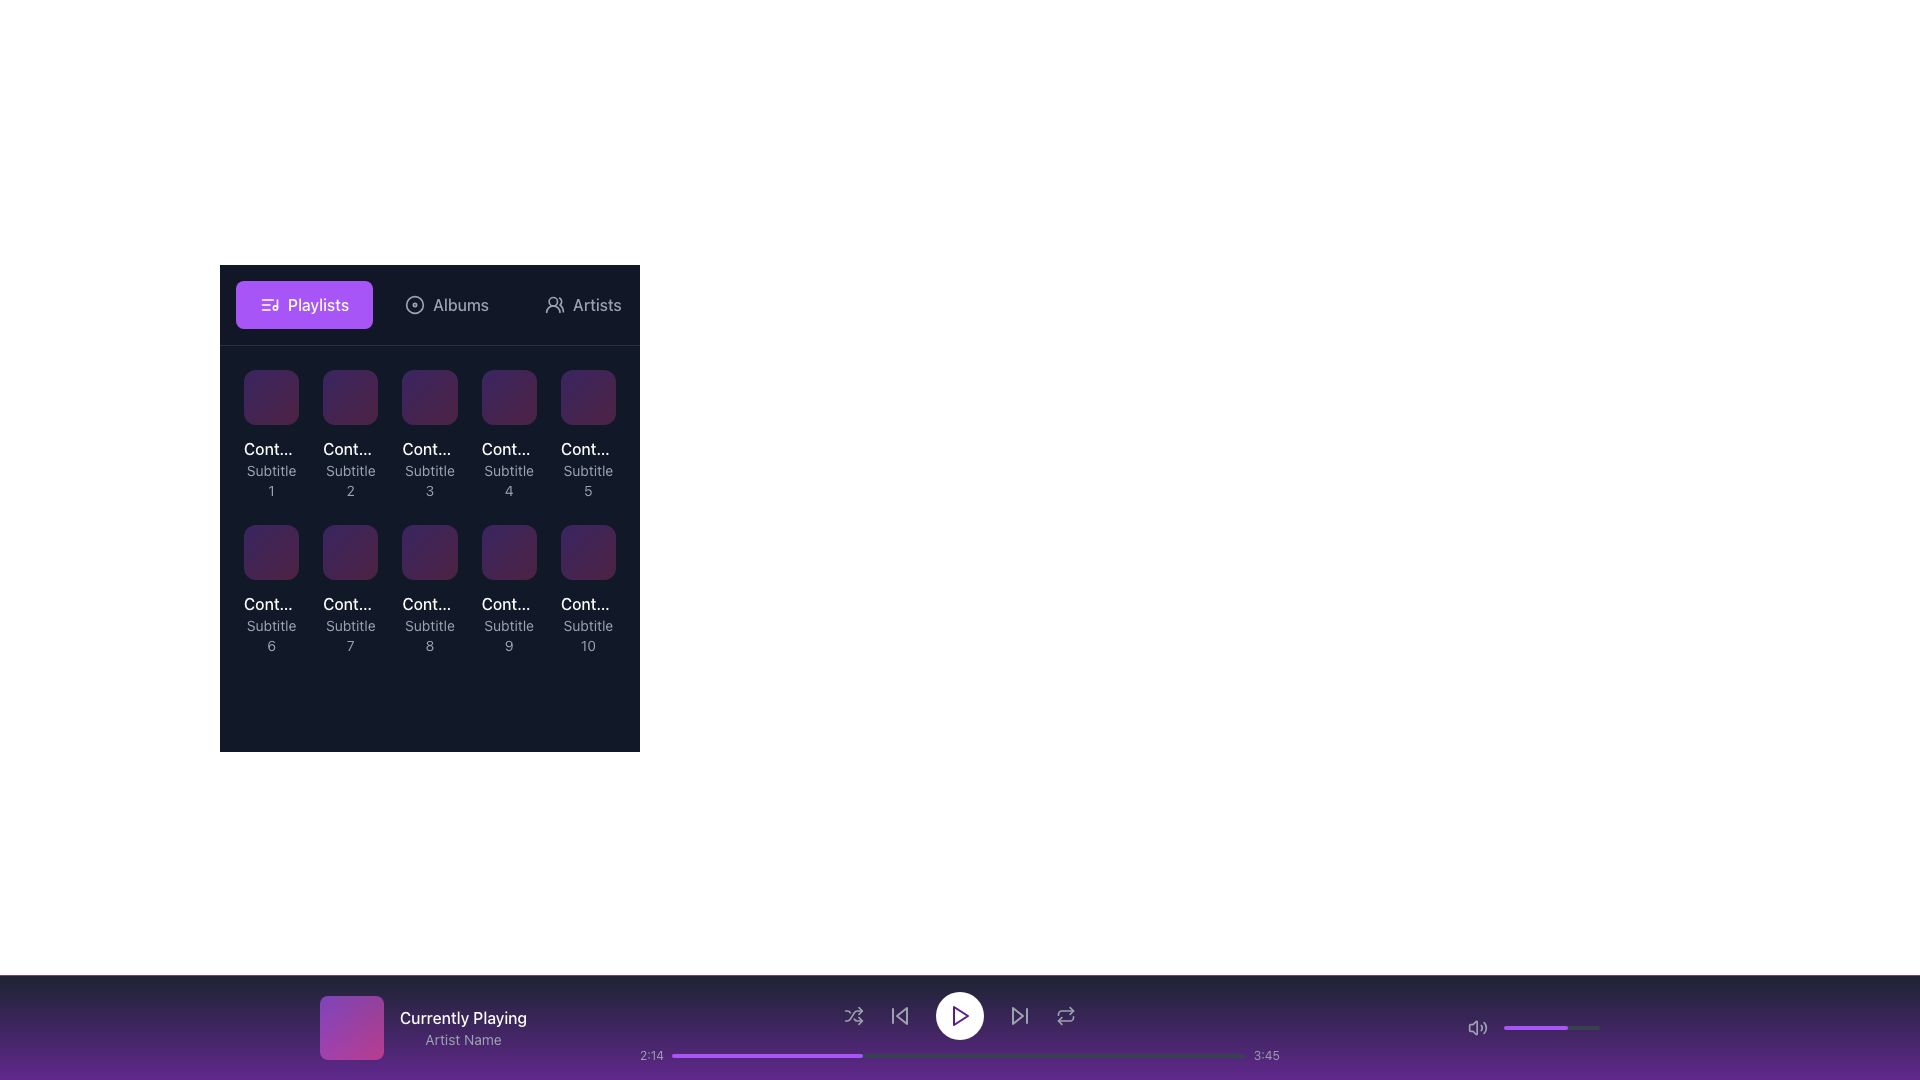  Describe the element at coordinates (1064, 1015) in the screenshot. I see `the sixth button in the lower control bar` at that location.